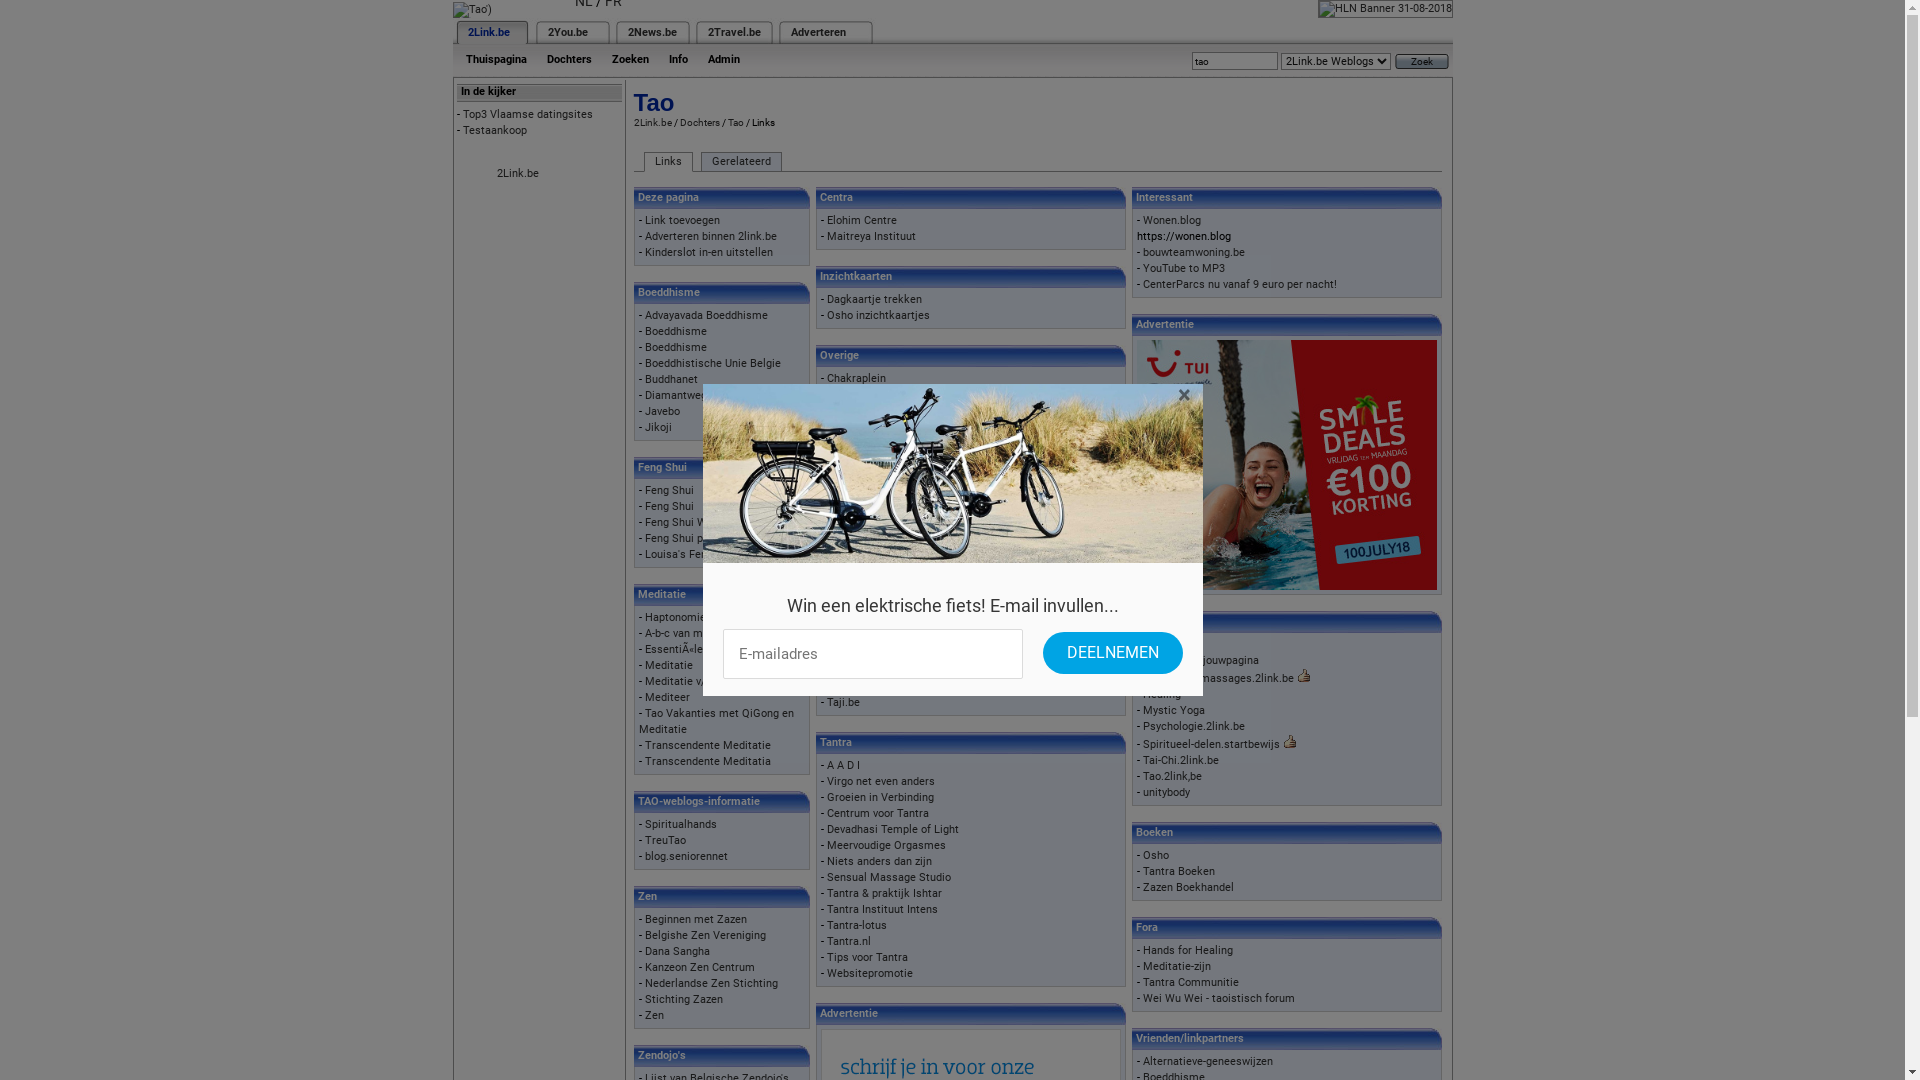  Describe the element at coordinates (677, 58) in the screenshot. I see `'Info'` at that location.